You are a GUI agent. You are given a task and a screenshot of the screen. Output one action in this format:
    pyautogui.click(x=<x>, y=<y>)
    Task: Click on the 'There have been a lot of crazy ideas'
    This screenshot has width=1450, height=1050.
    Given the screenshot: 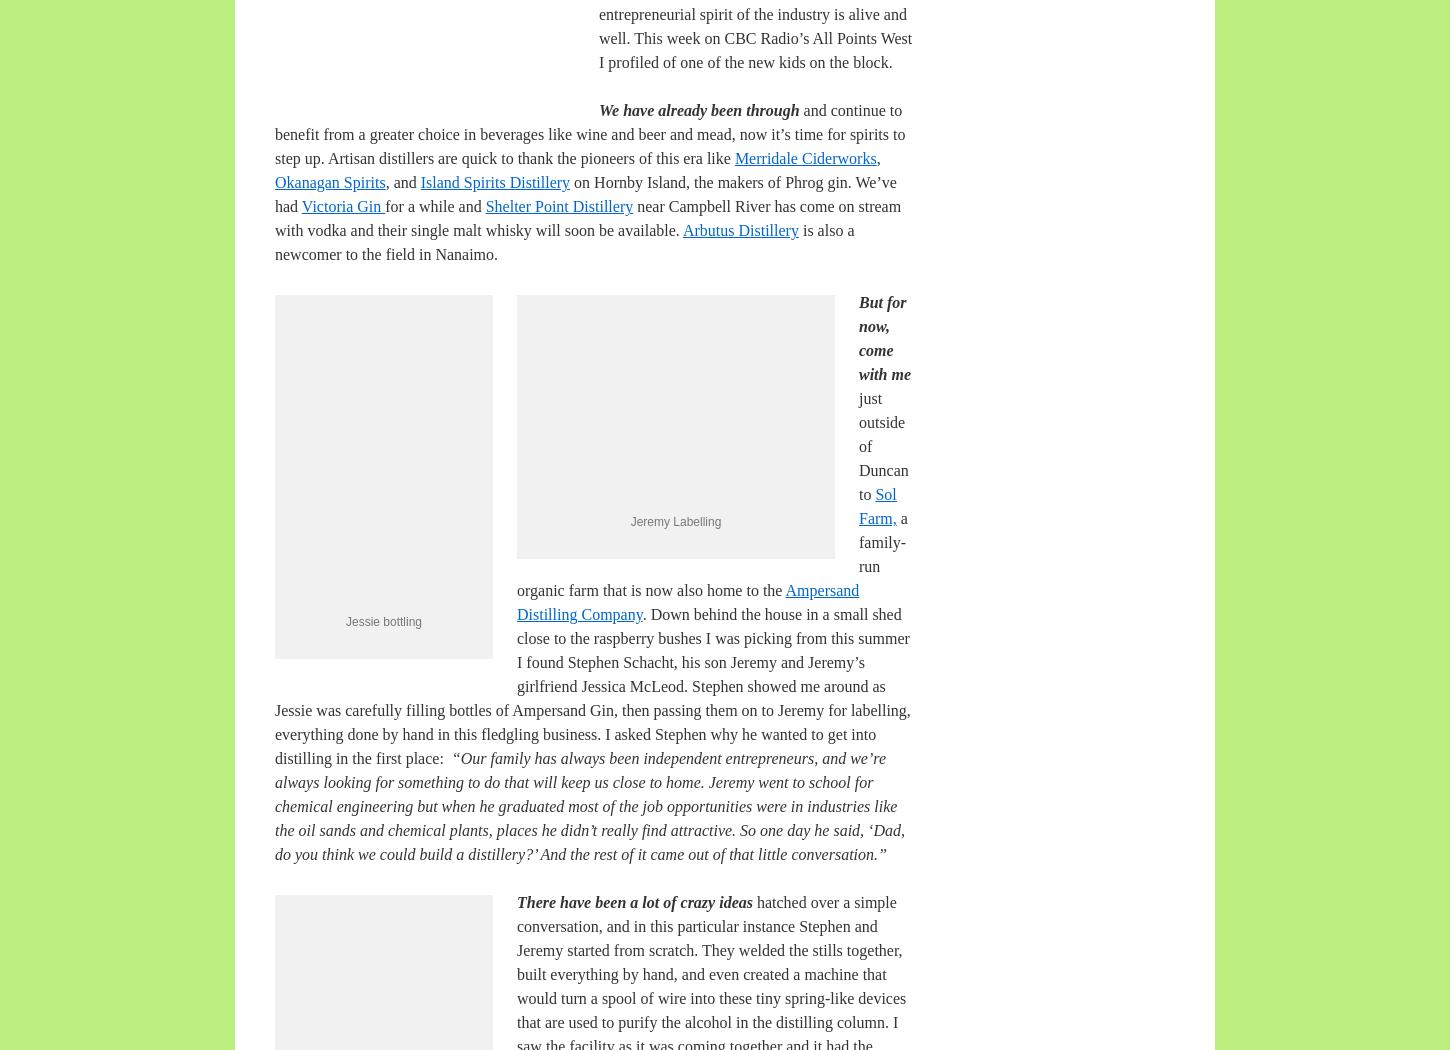 What is the action you would take?
    pyautogui.click(x=633, y=902)
    